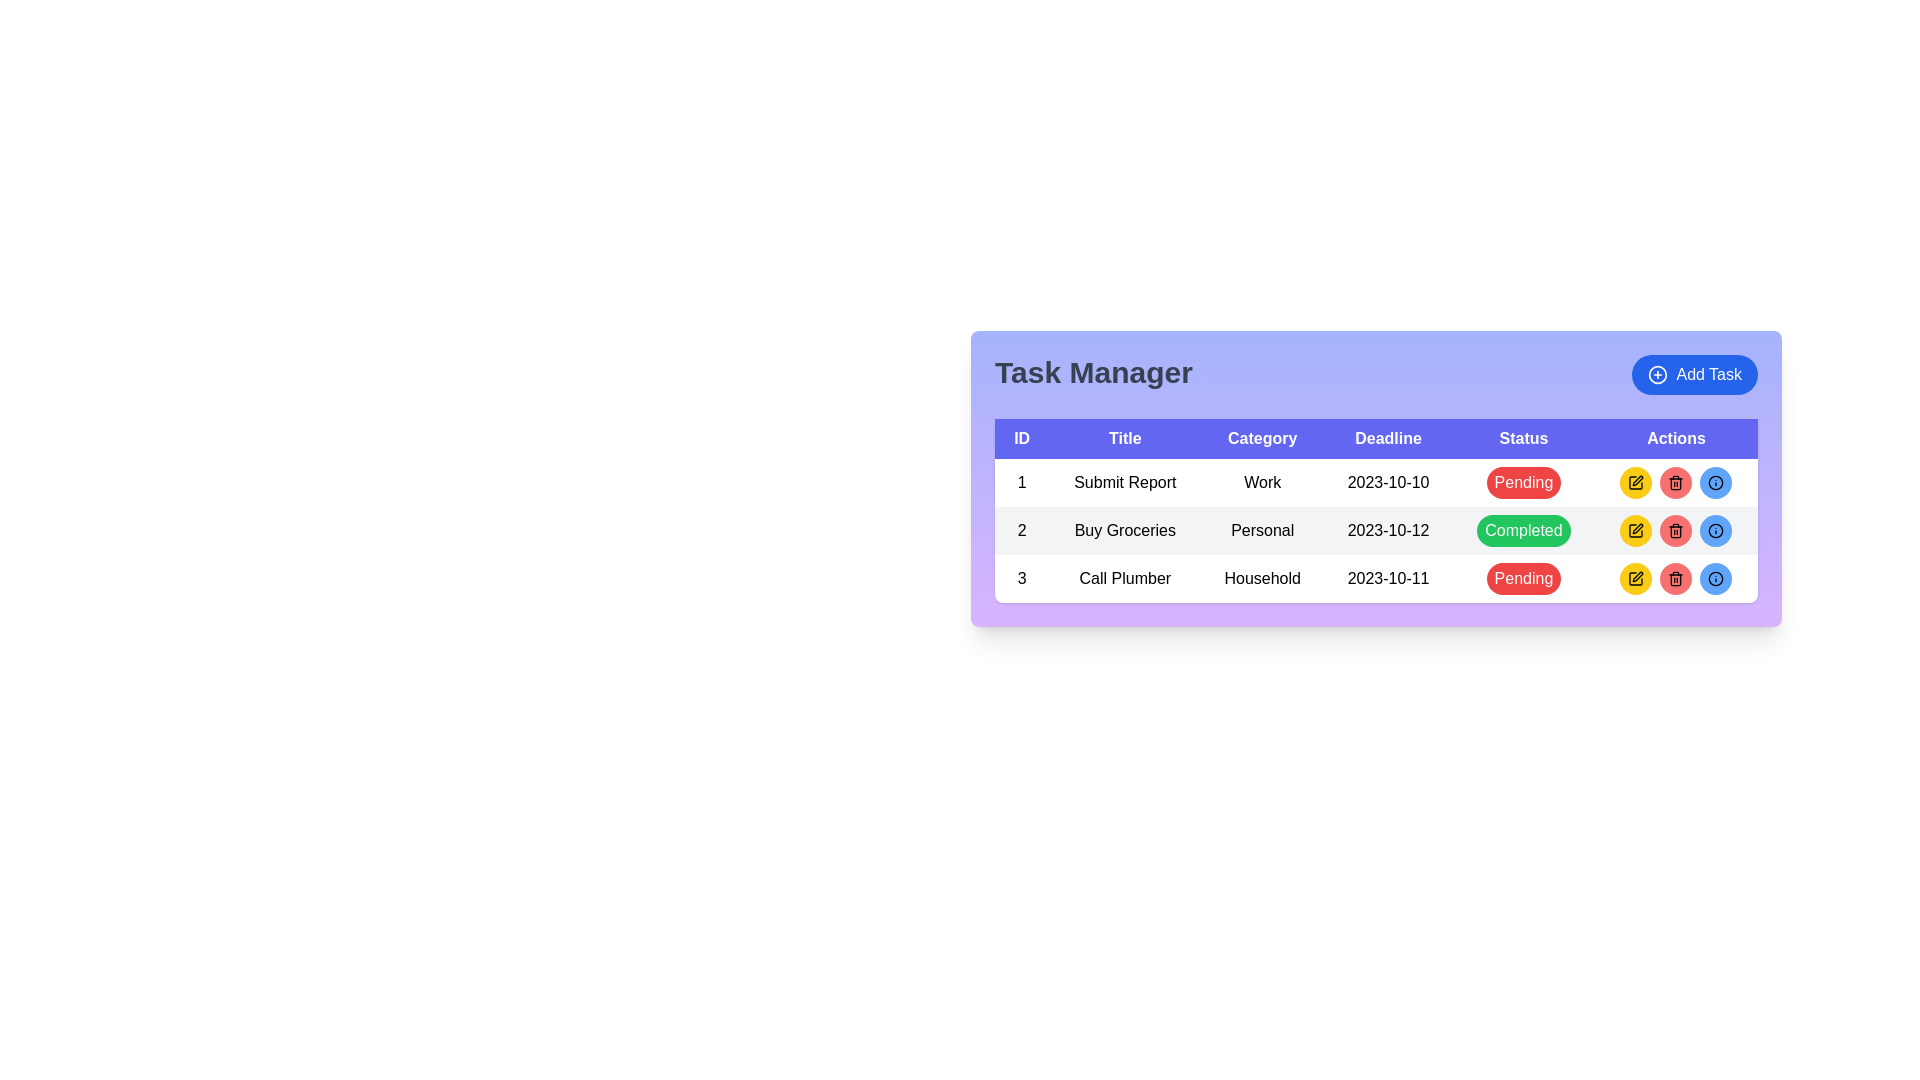 The height and width of the screenshot is (1080, 1920). Describe the element at coordinates (1715, 530) in the screenshot. I see `the information button located in the second row of the 'Actions' column in the task manager interface` at that location.